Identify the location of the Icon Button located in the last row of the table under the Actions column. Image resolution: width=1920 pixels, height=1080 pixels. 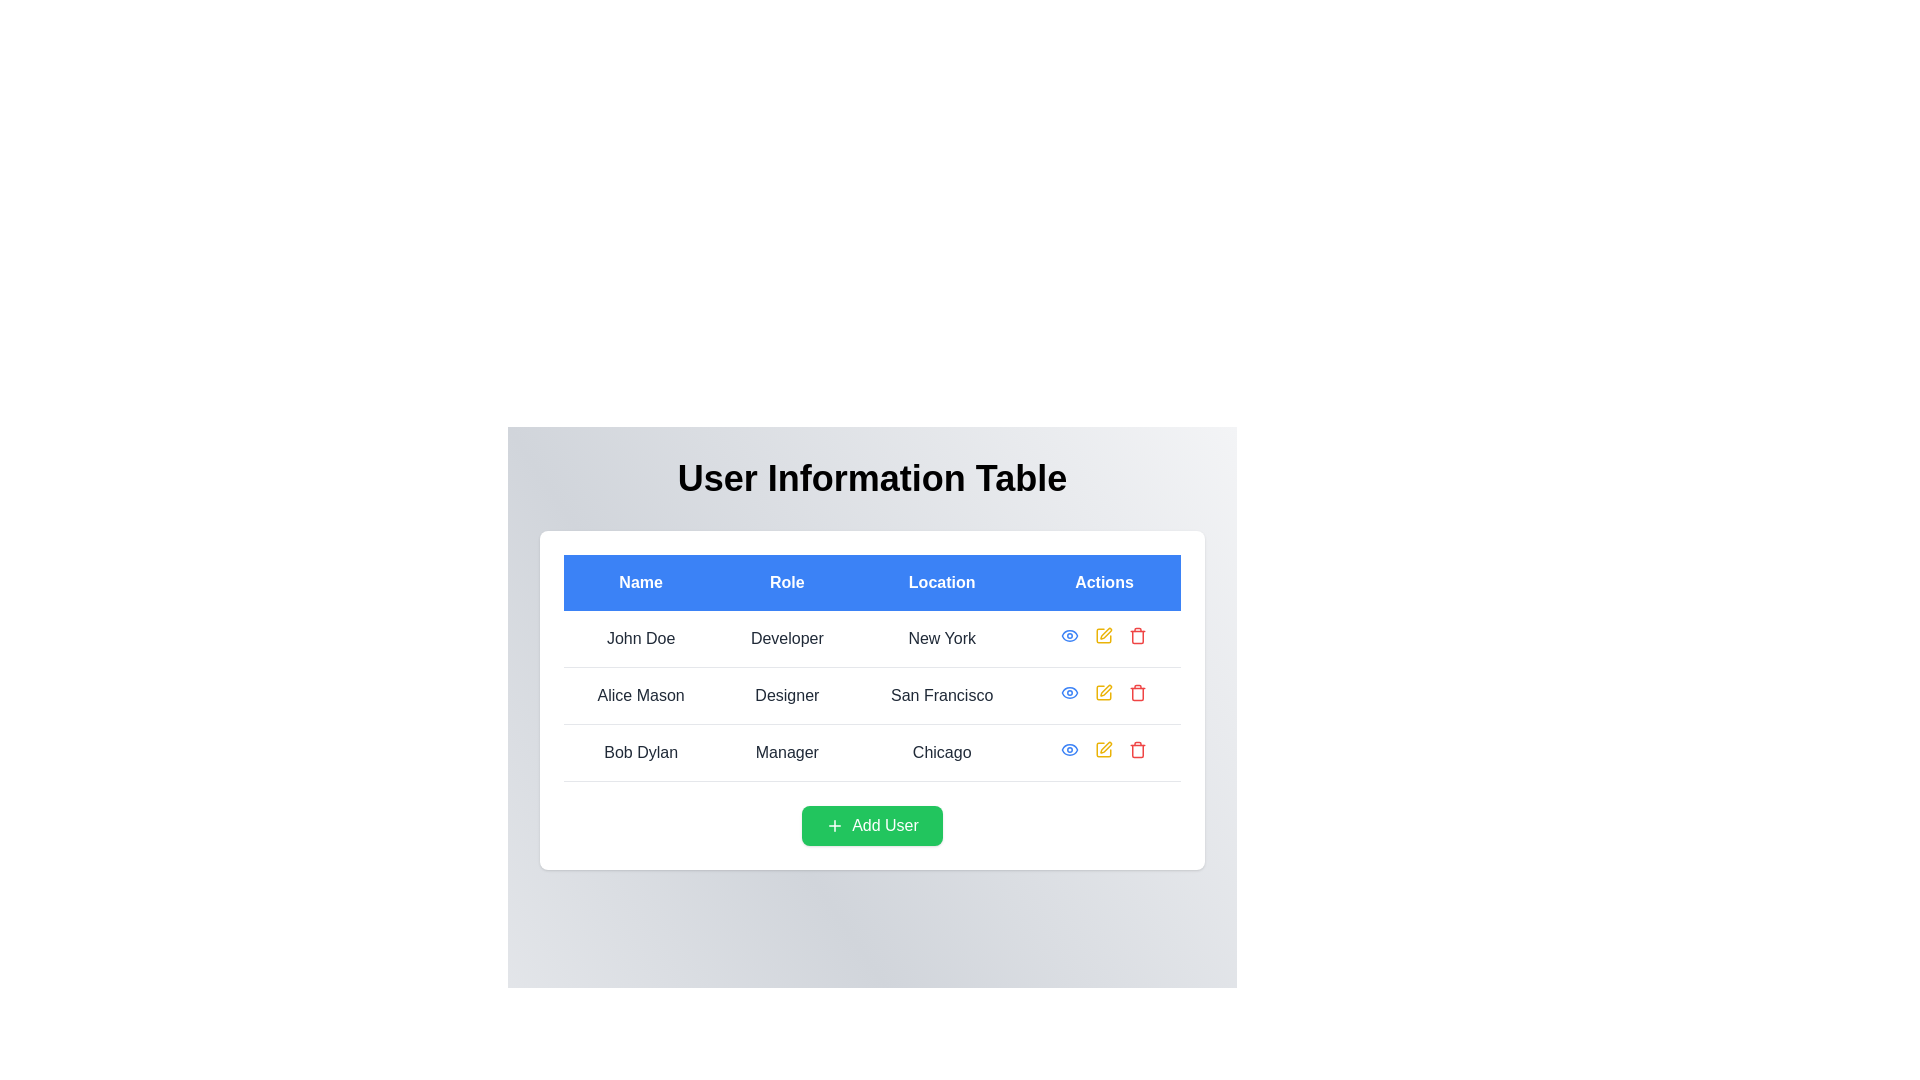
(1069, 749).